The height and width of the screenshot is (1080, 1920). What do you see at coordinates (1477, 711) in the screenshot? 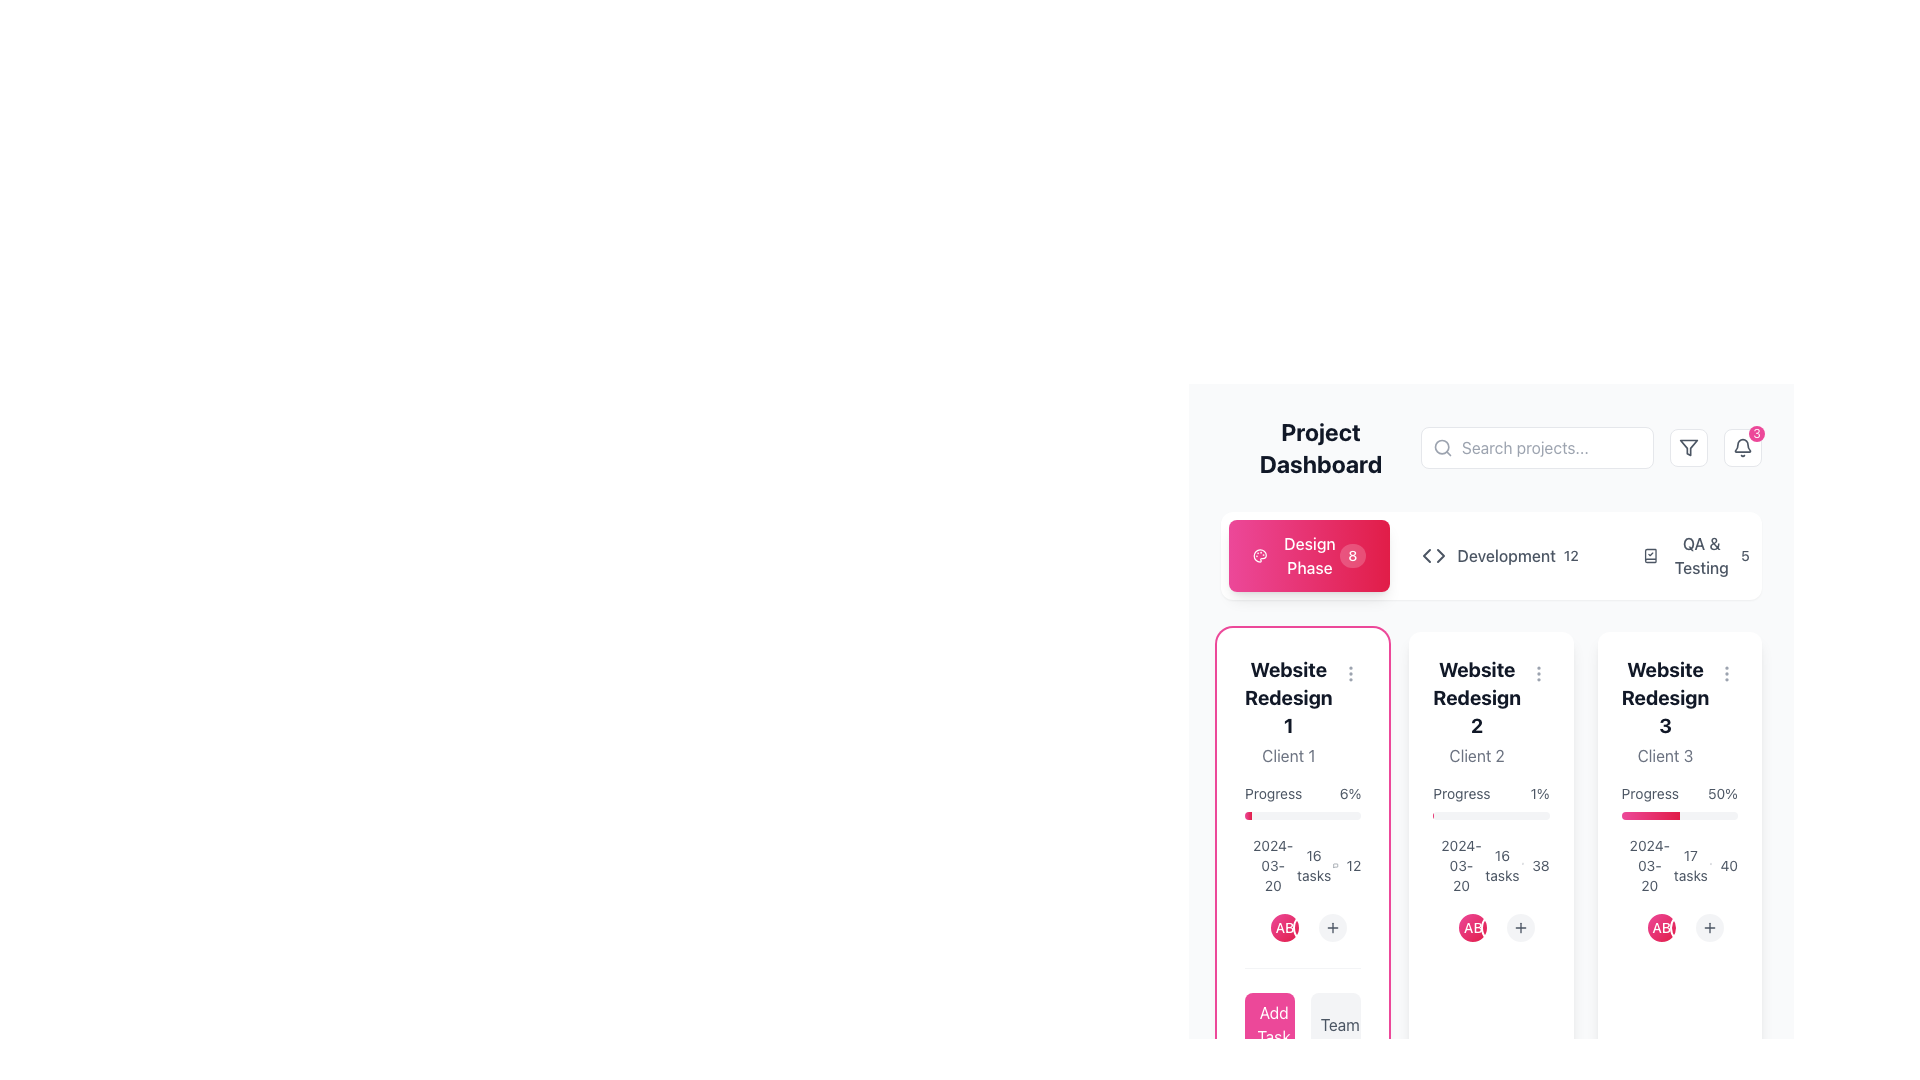
I see `the stylized header labeled 'Website Redesign 2' in the 'Design Phase' section` at bounding box center [1477, 711].